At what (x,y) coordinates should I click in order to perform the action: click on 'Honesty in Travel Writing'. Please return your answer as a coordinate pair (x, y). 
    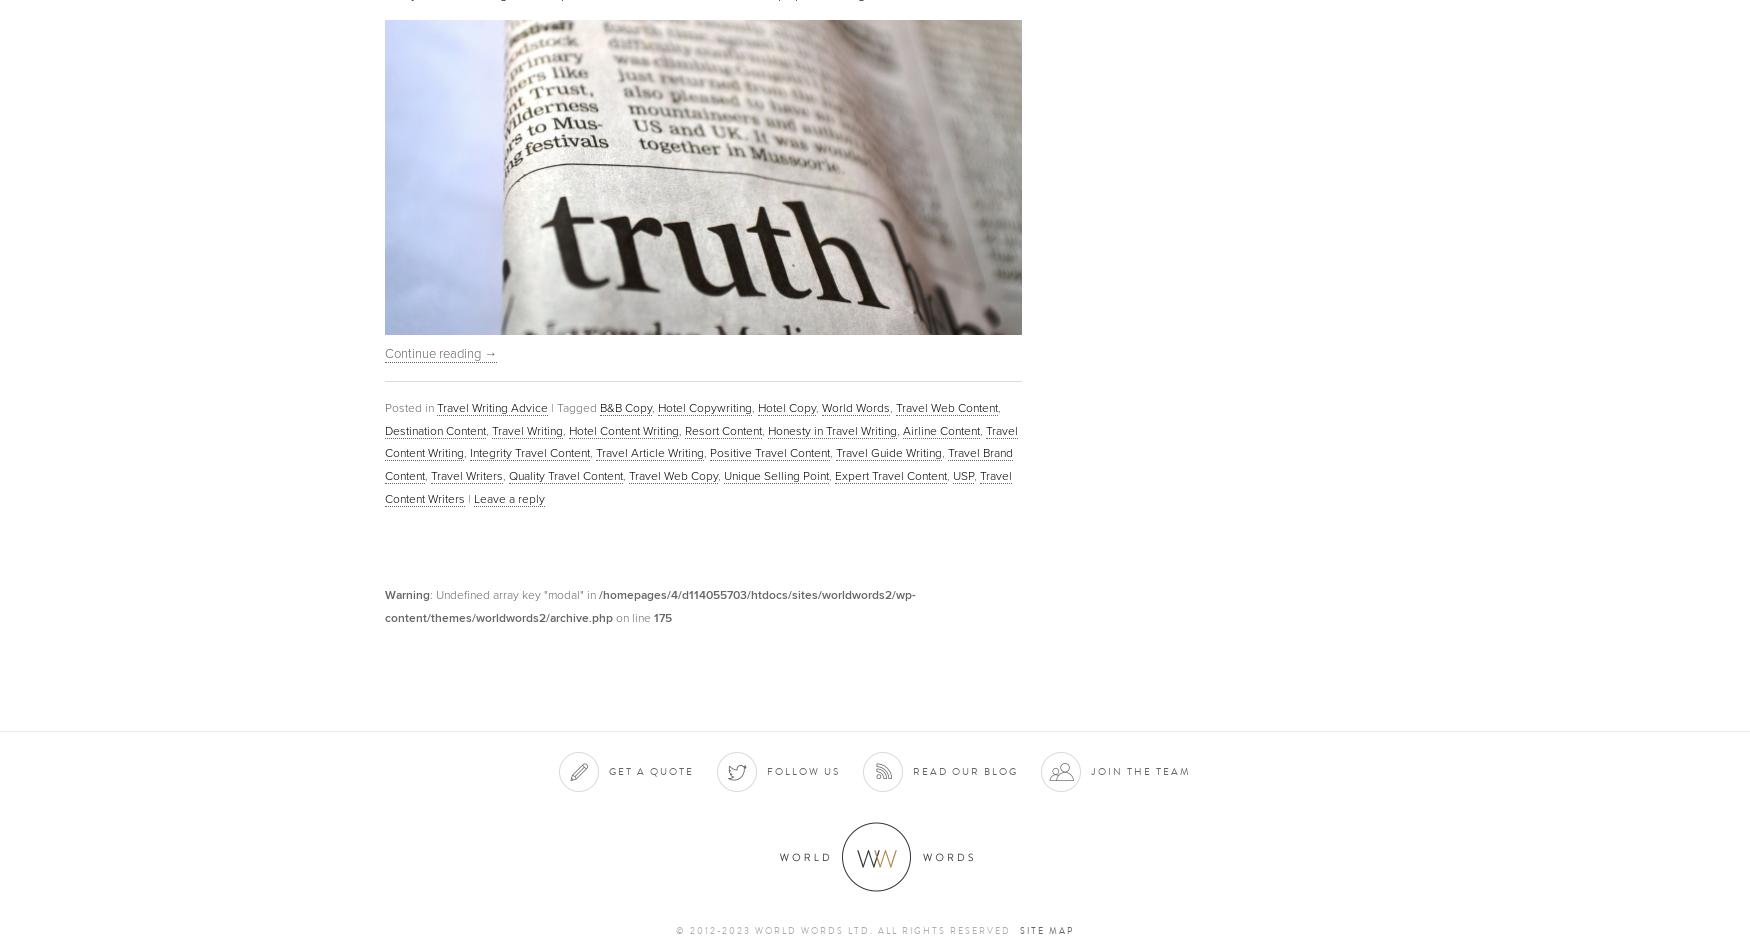
    Looking at the image, I should click on (767, 428).